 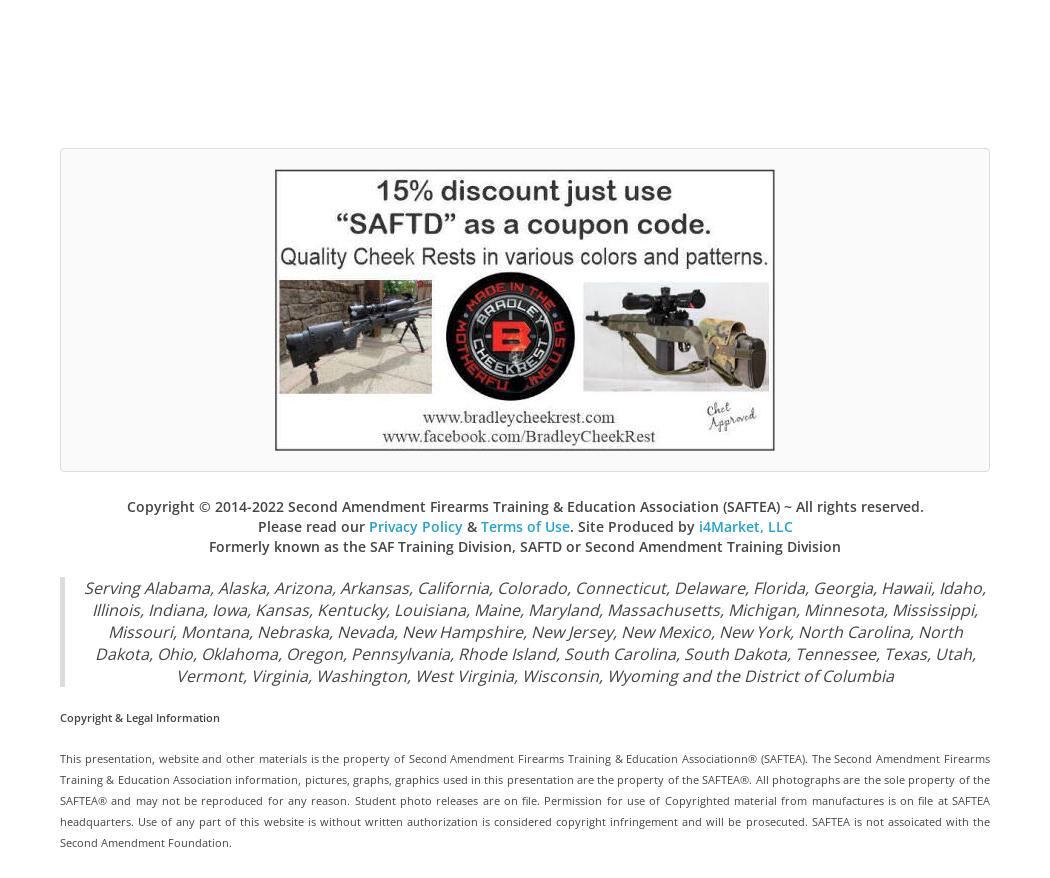 I want to click on 'Copyright & Legal Information', so click(x=138, y=715).